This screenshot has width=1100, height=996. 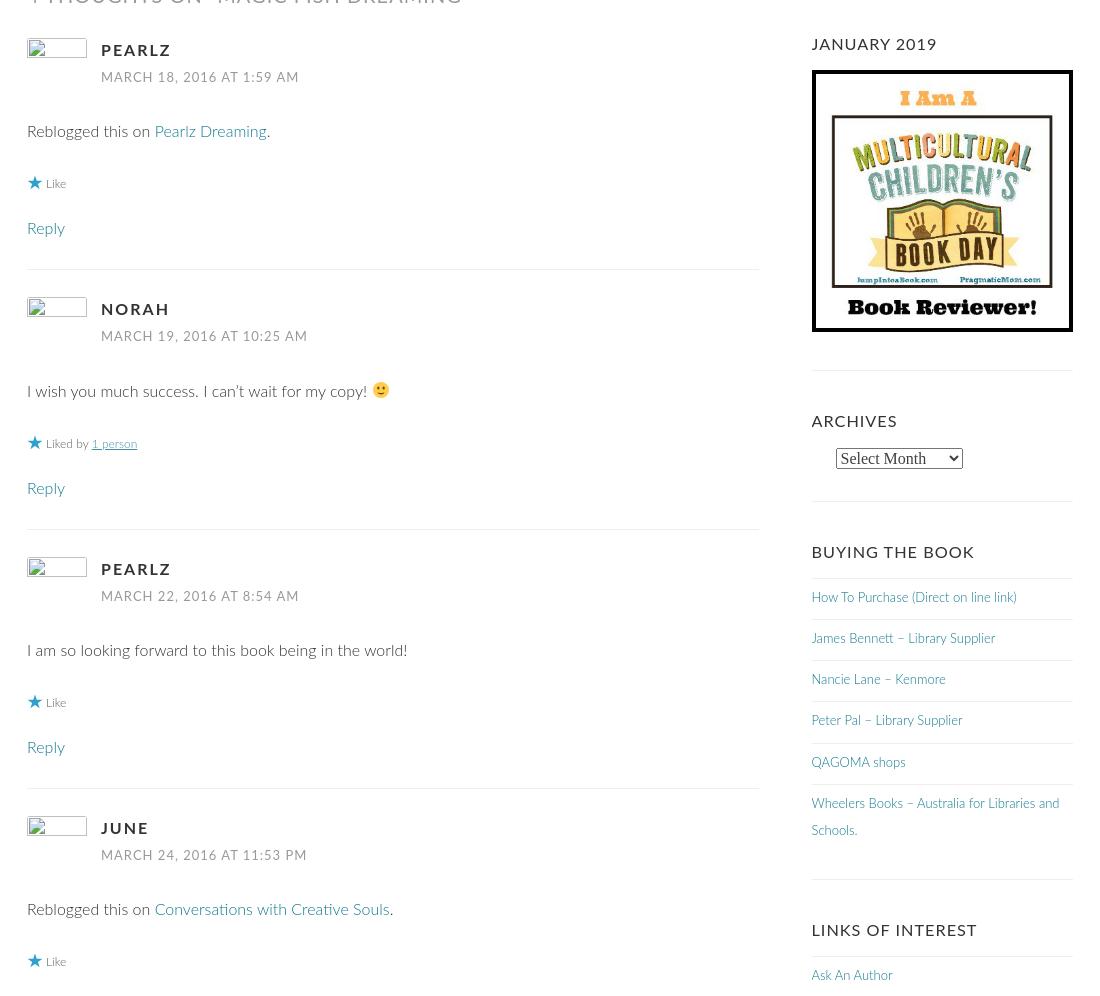 I want to click on 'James Bennett – Library Supplier', so click(x=902, y=638).